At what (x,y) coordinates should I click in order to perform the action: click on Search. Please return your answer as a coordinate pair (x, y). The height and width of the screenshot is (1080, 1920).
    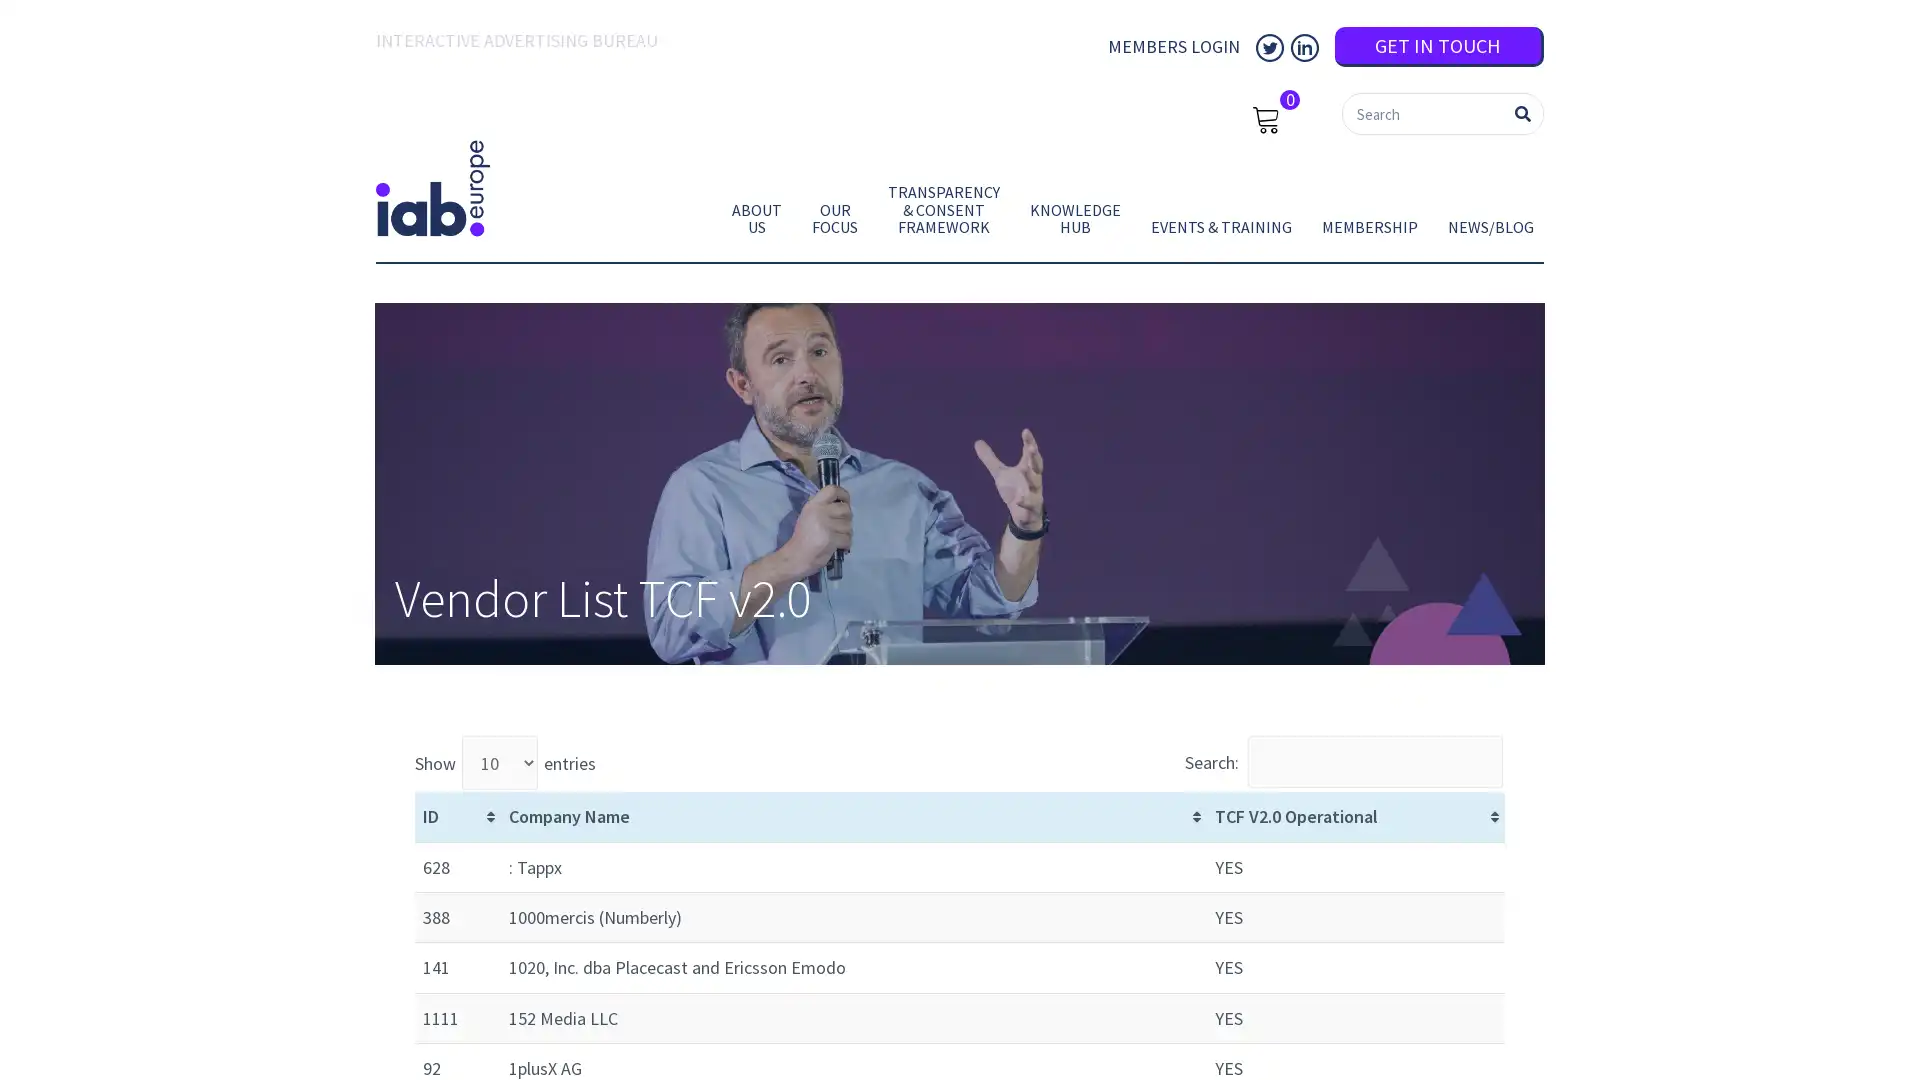
    Looking at the image, I should click on (1521, 114).